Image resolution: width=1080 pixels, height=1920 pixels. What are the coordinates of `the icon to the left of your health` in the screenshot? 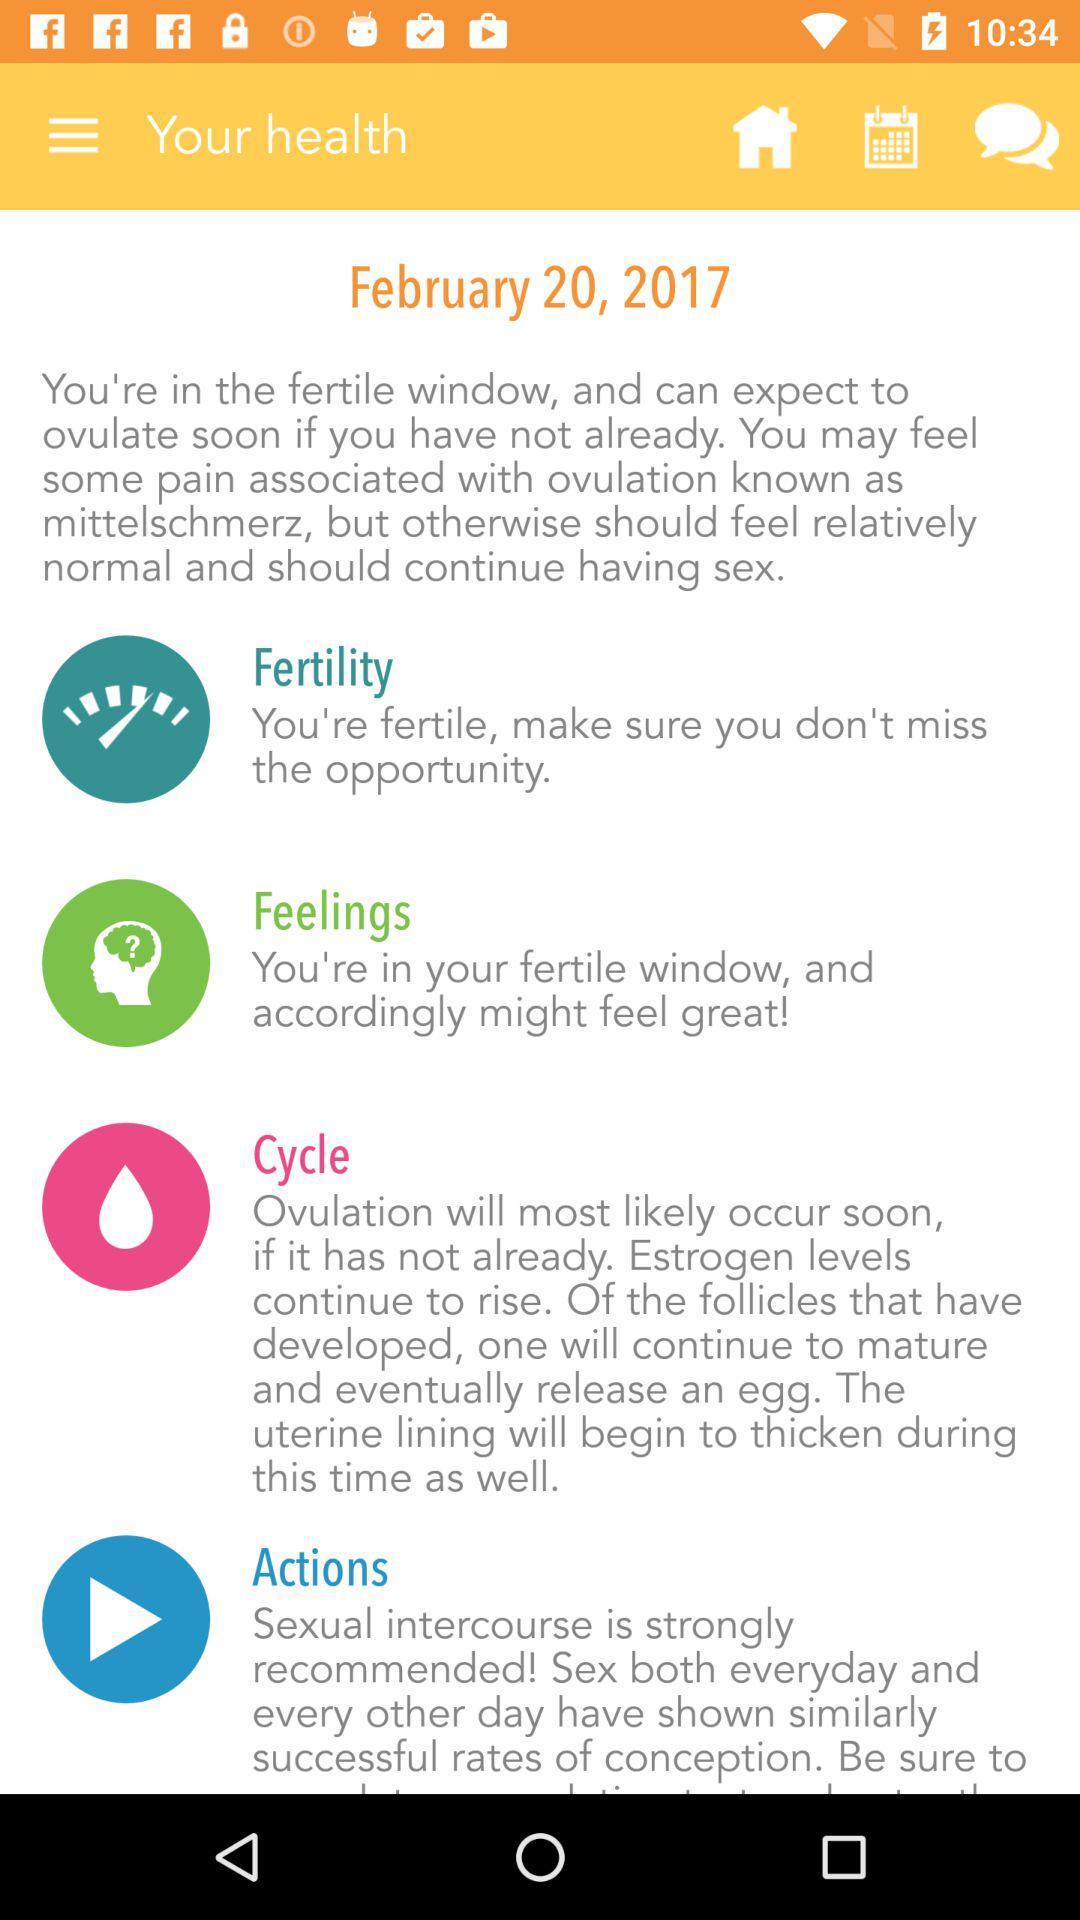 It's located at (72, 135).